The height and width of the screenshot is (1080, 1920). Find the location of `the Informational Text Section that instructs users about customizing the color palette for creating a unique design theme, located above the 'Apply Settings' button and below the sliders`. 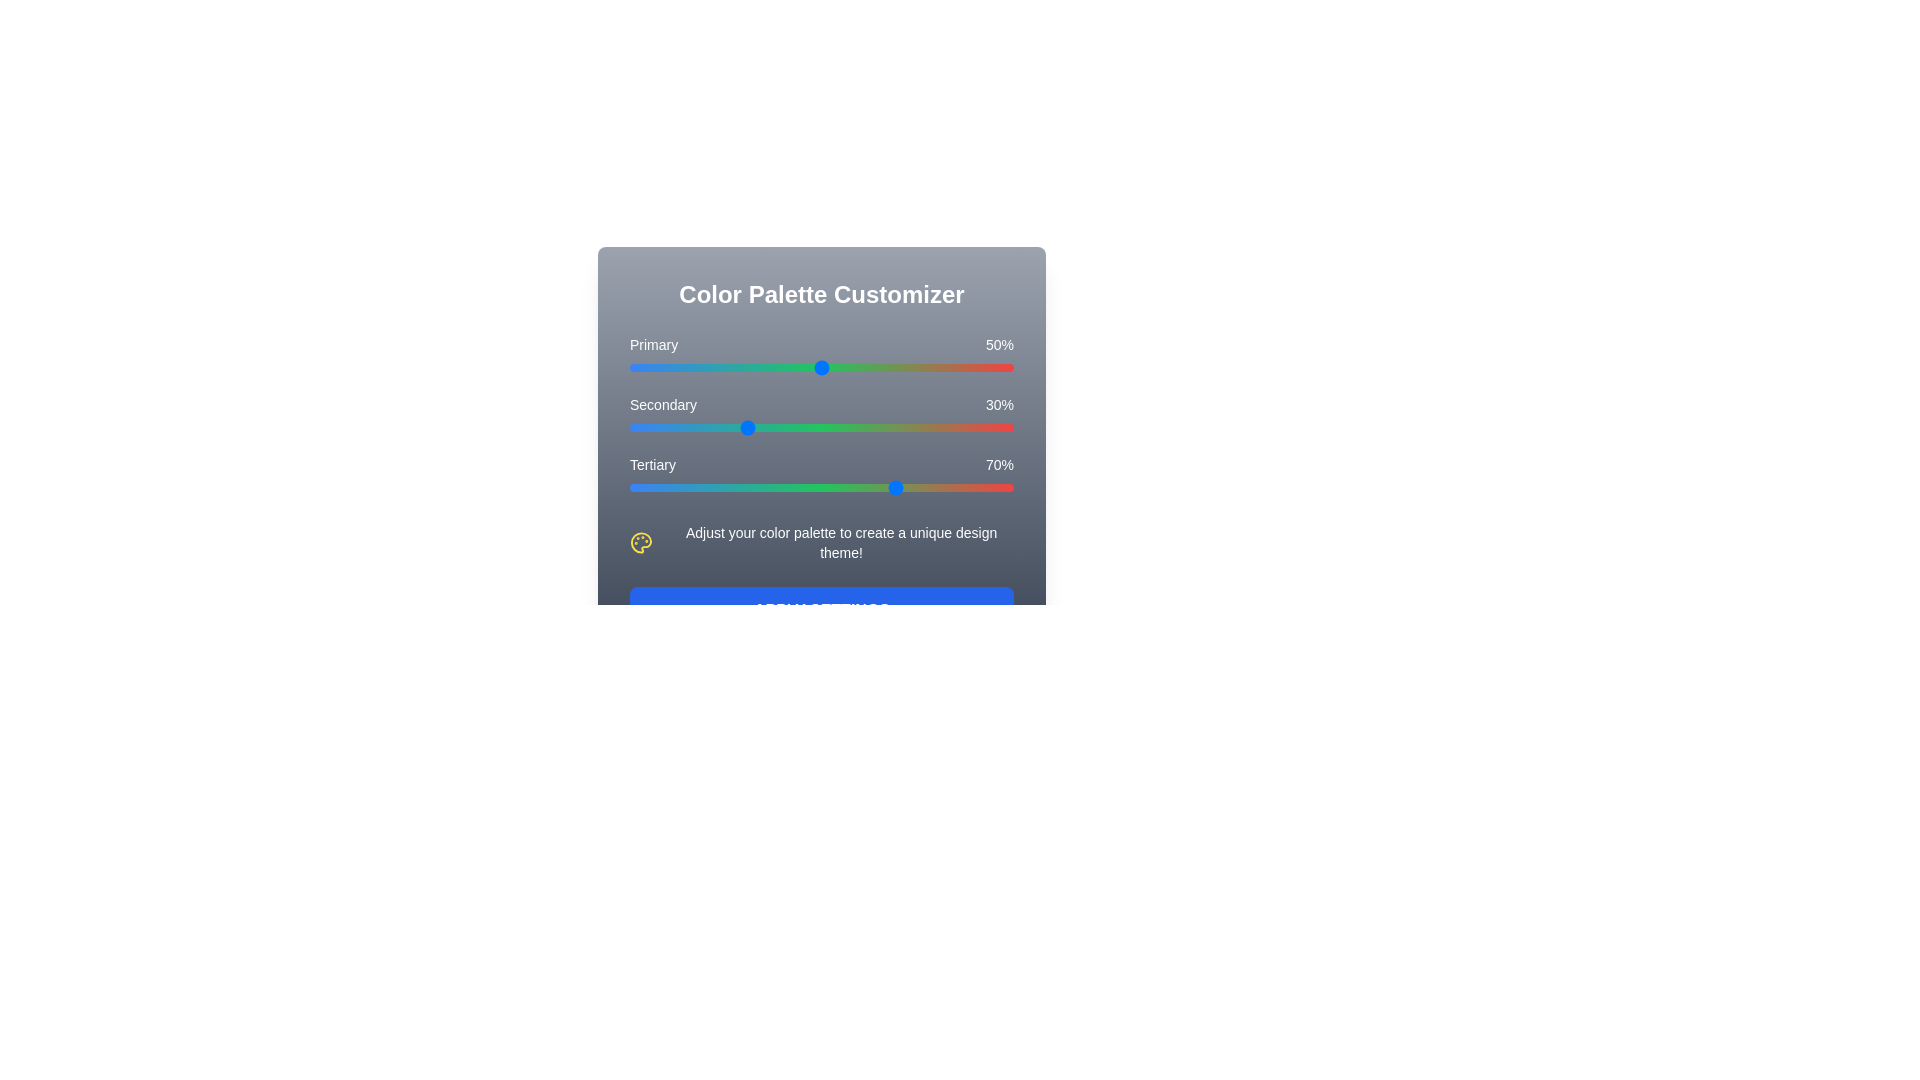

the Informational Text Section that instructs users about customizing the color palette for creating a unique design theme, located above the 'Apply Settings' button and below the sliders is located at coordinates (821, 543).